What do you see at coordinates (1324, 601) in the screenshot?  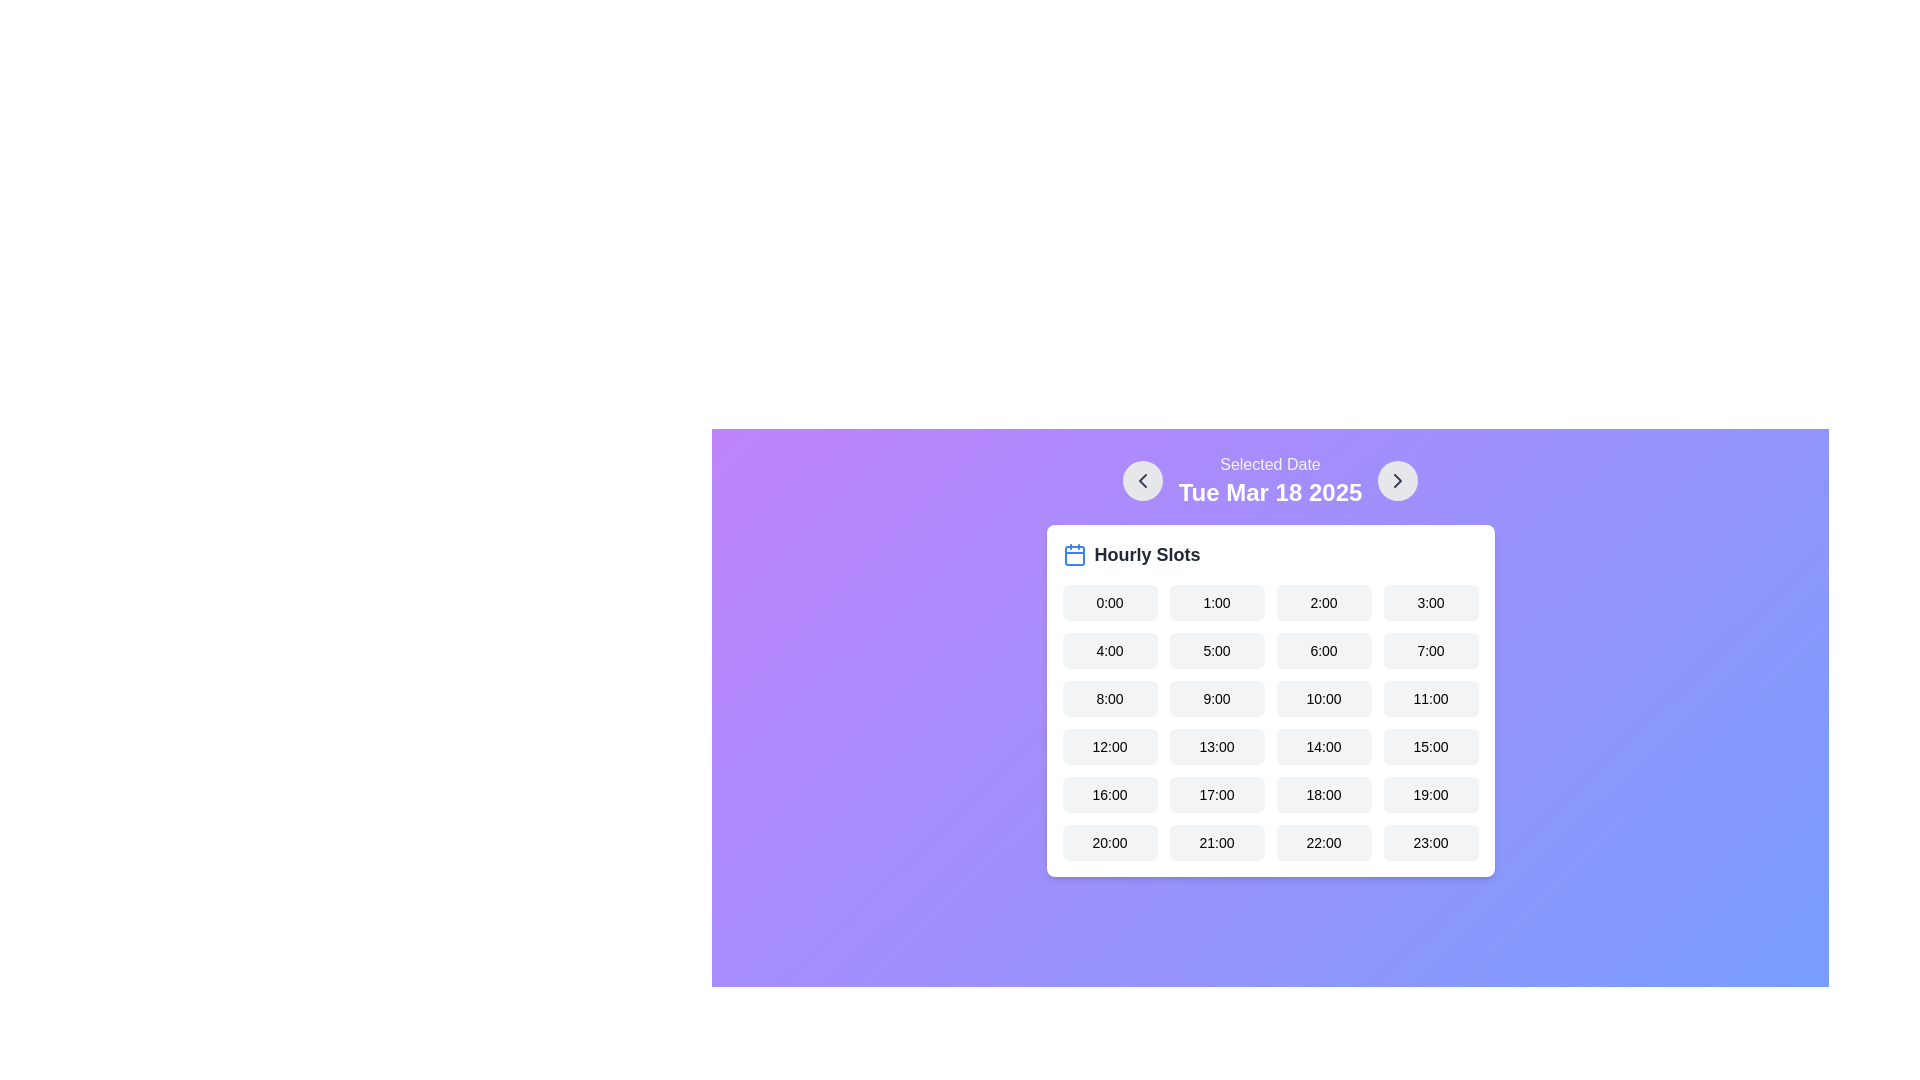 I see `the selectable time slot button labeled '2:00' located in the first row, third column of the hourly time slots grid` at bounding box center [1324, 601].